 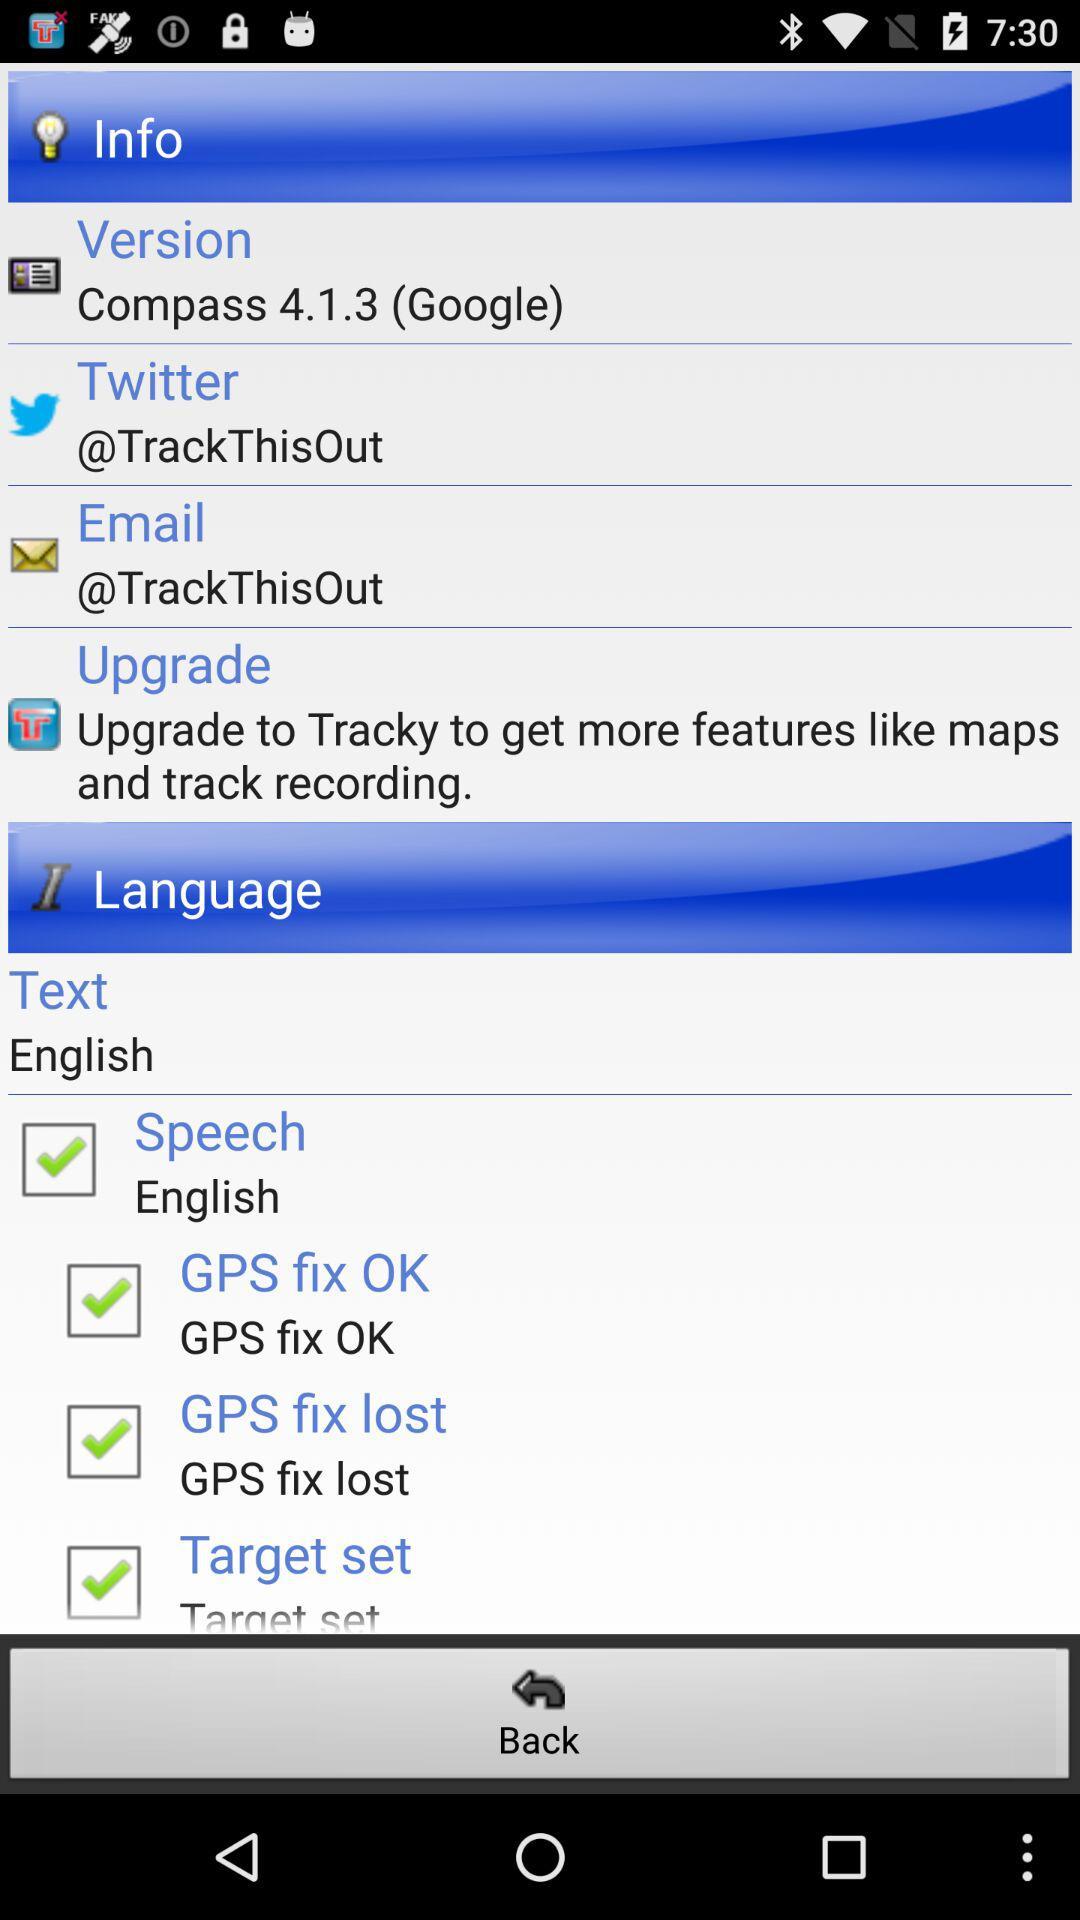 I want to click on speech option, so click(x=57, y=1157).